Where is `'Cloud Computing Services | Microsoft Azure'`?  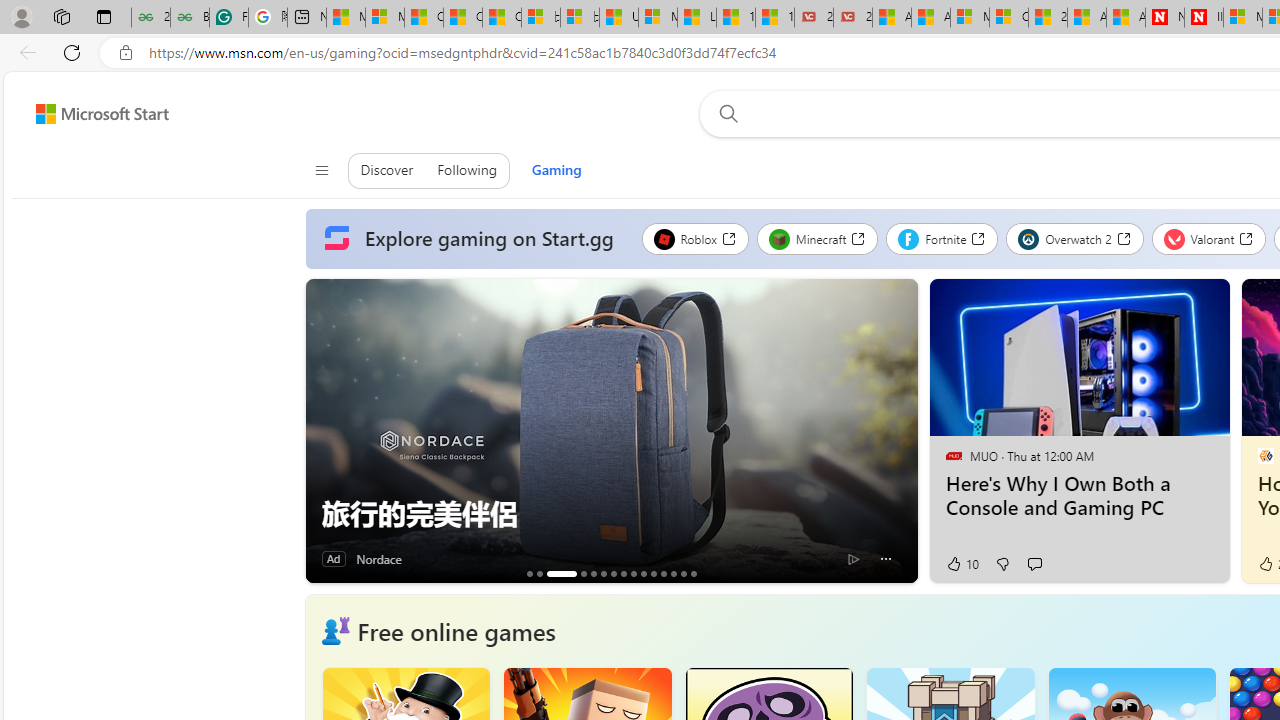
'Cloud Computing Services | Microsoft Azure' is located at coordinates (1008, 17).